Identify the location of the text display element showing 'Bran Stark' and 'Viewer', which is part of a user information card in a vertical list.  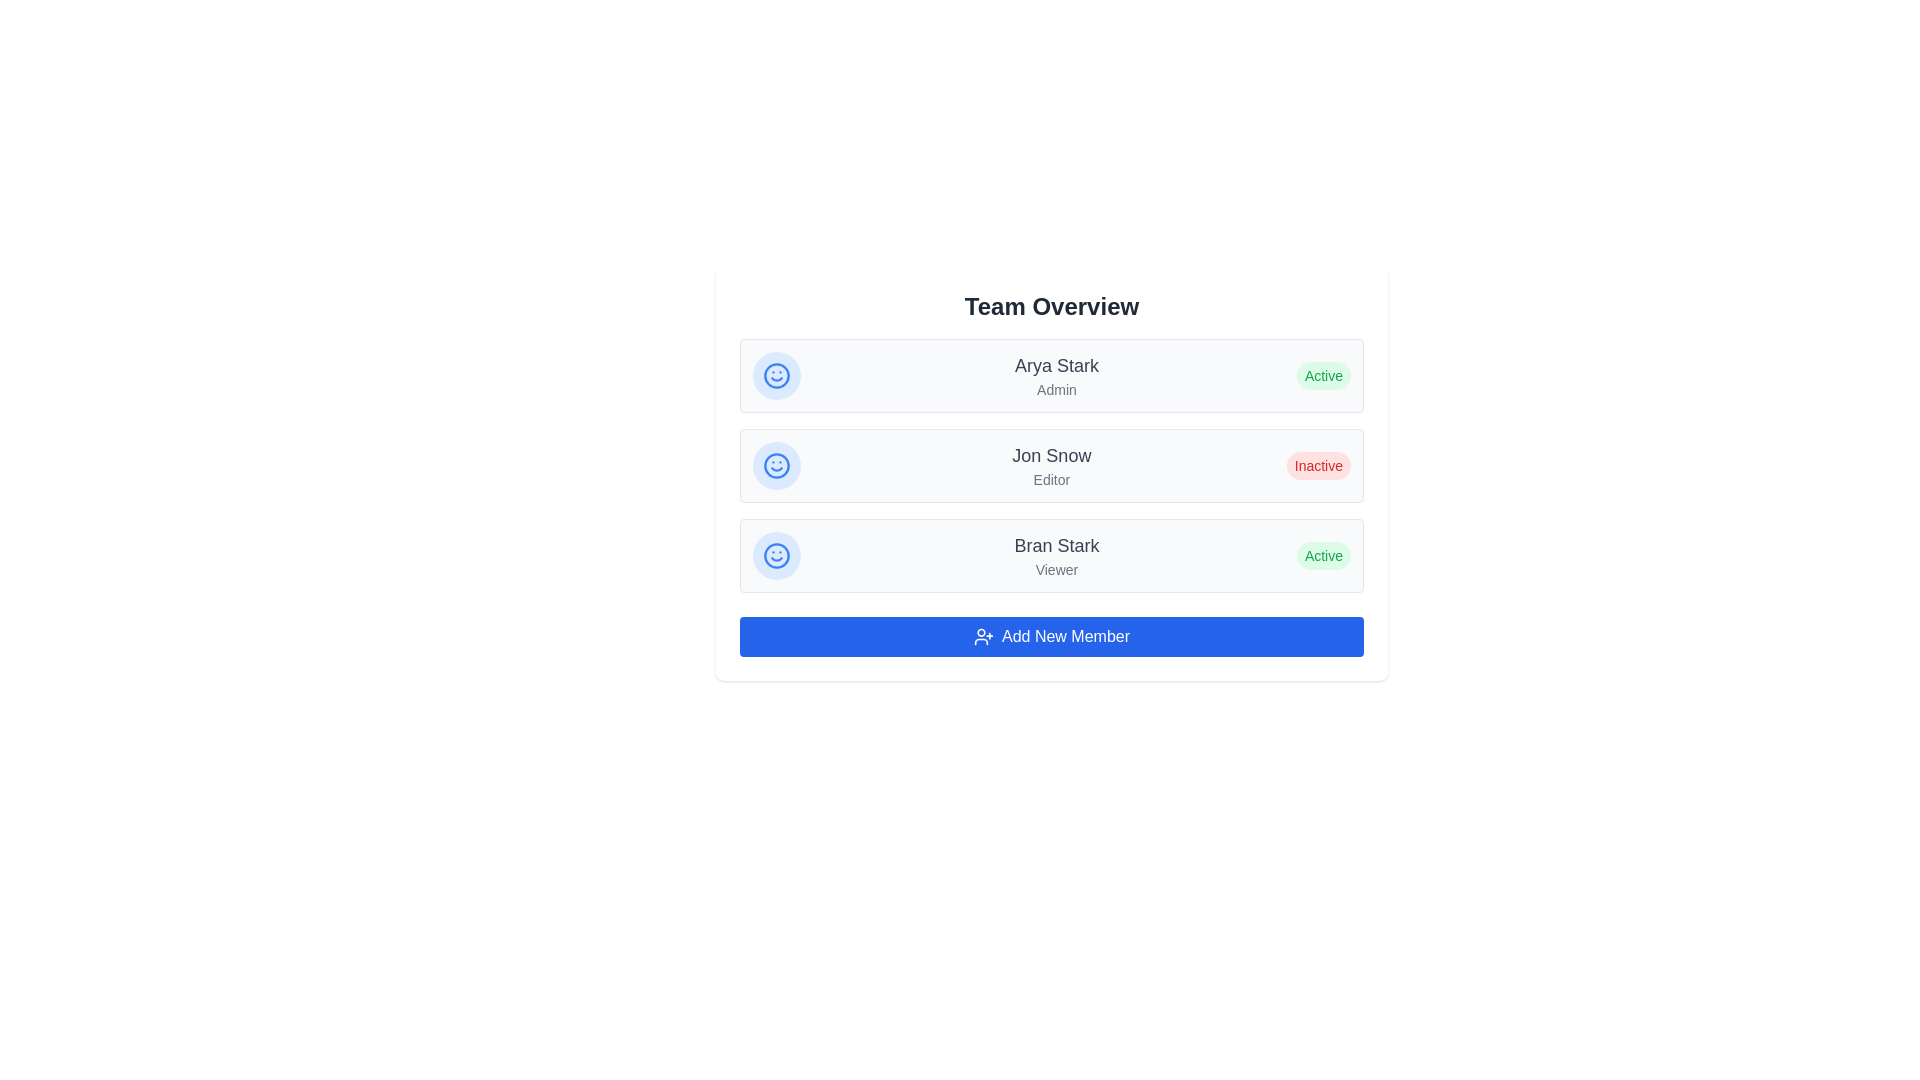
(1055, 555).